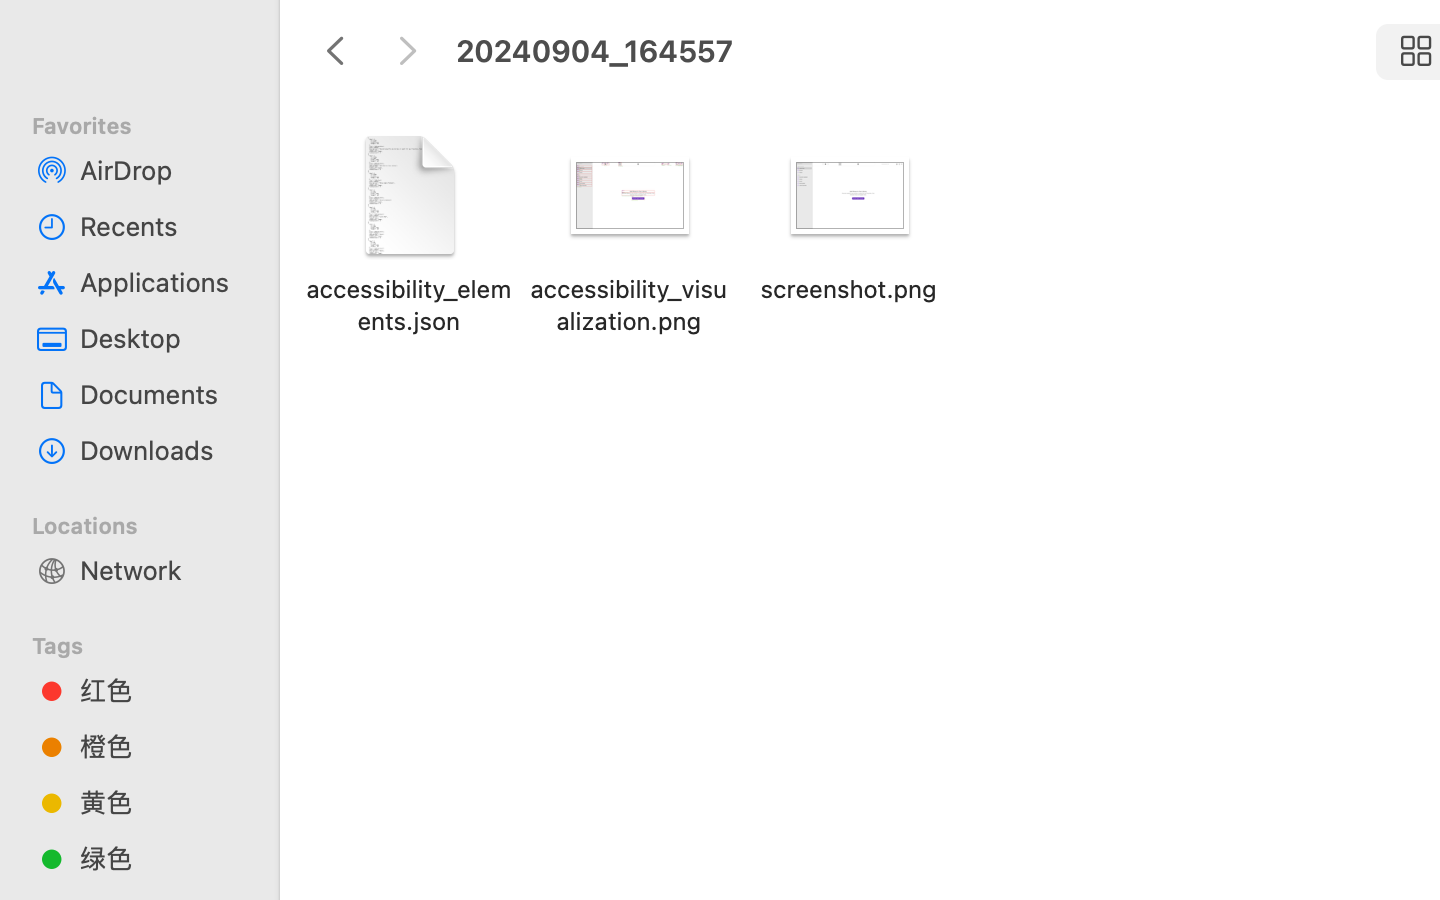 Image resolution: width=1440 pixels, height=900 pixels. I want to click on 'Favorites', so click(150, 123).